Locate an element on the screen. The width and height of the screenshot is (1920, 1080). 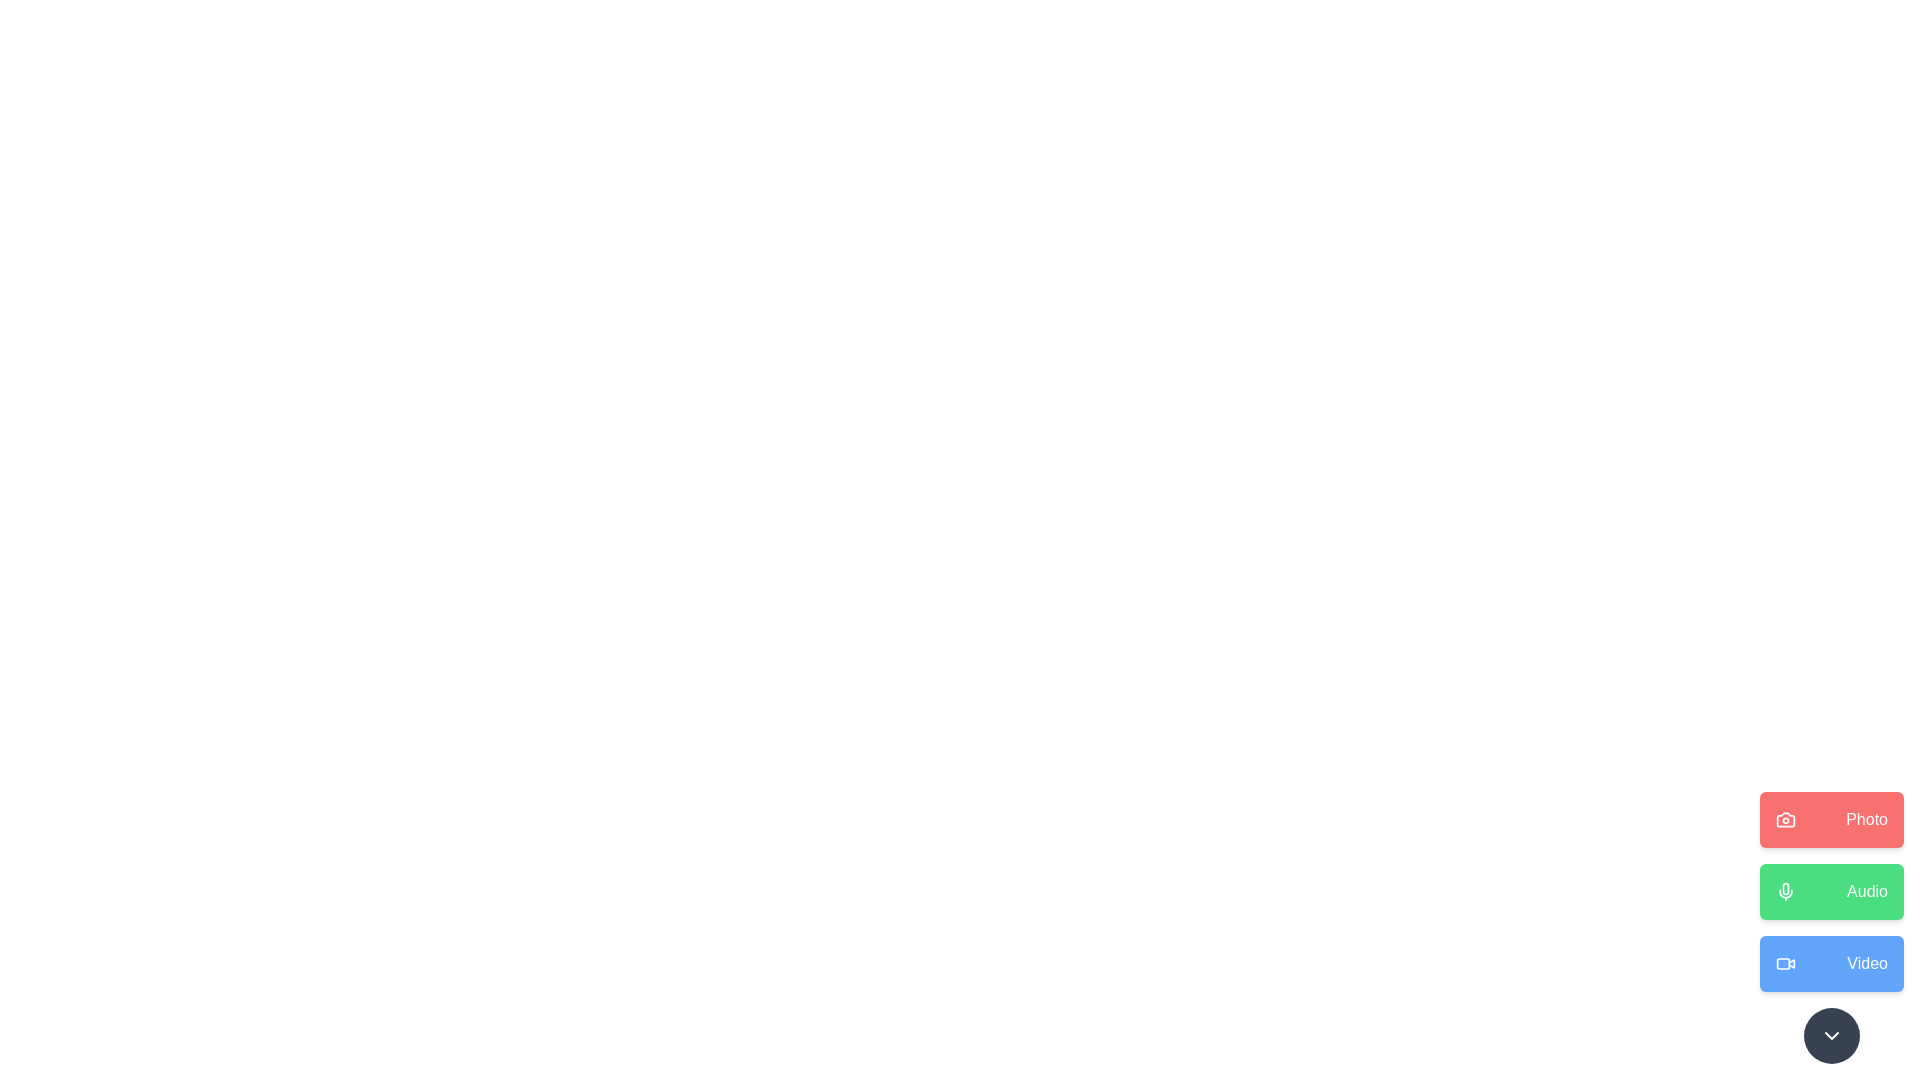
the 'Photo' button to trigger the photo action is located at coordinates (1832, 820).